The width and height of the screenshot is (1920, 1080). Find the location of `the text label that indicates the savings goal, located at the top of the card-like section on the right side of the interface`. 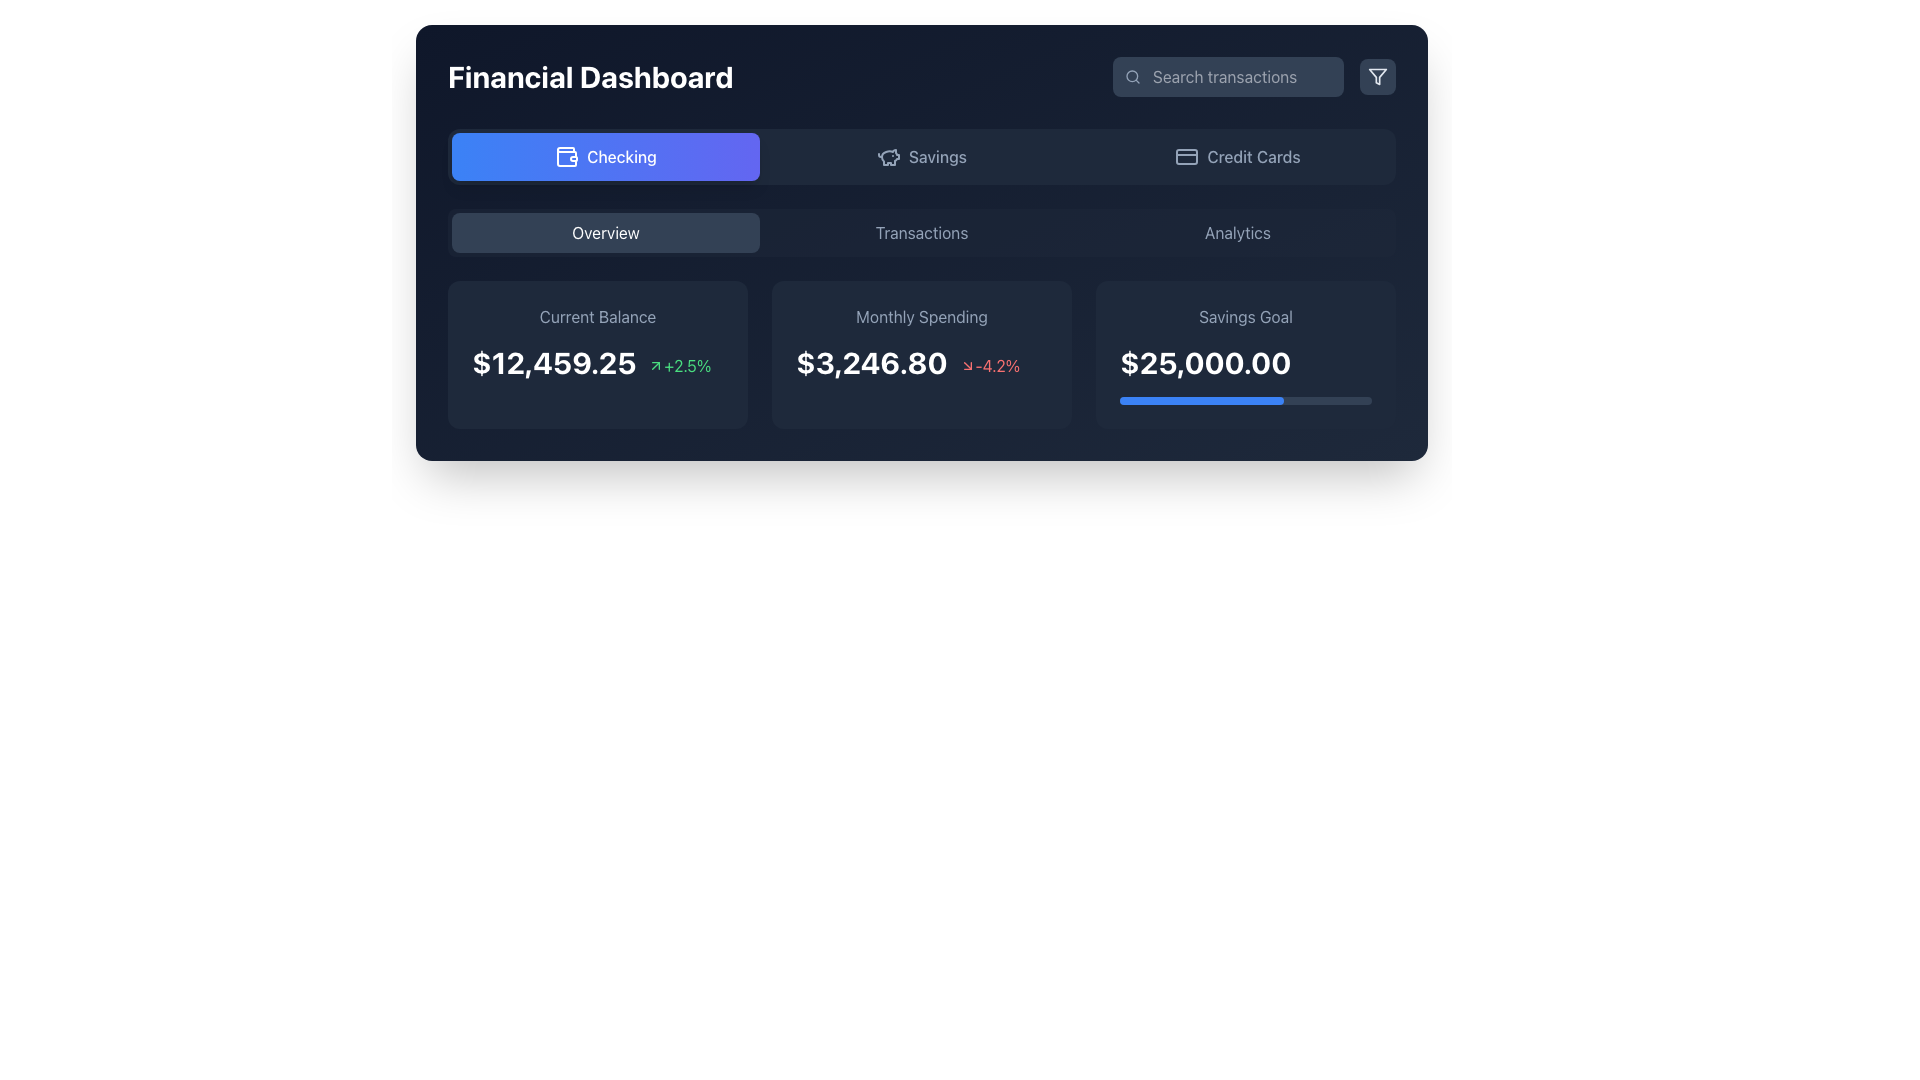

the text label that indicates the savings goal, located at the top of the card-like section on the right side of the interface is located at coordinates (1245, 315).